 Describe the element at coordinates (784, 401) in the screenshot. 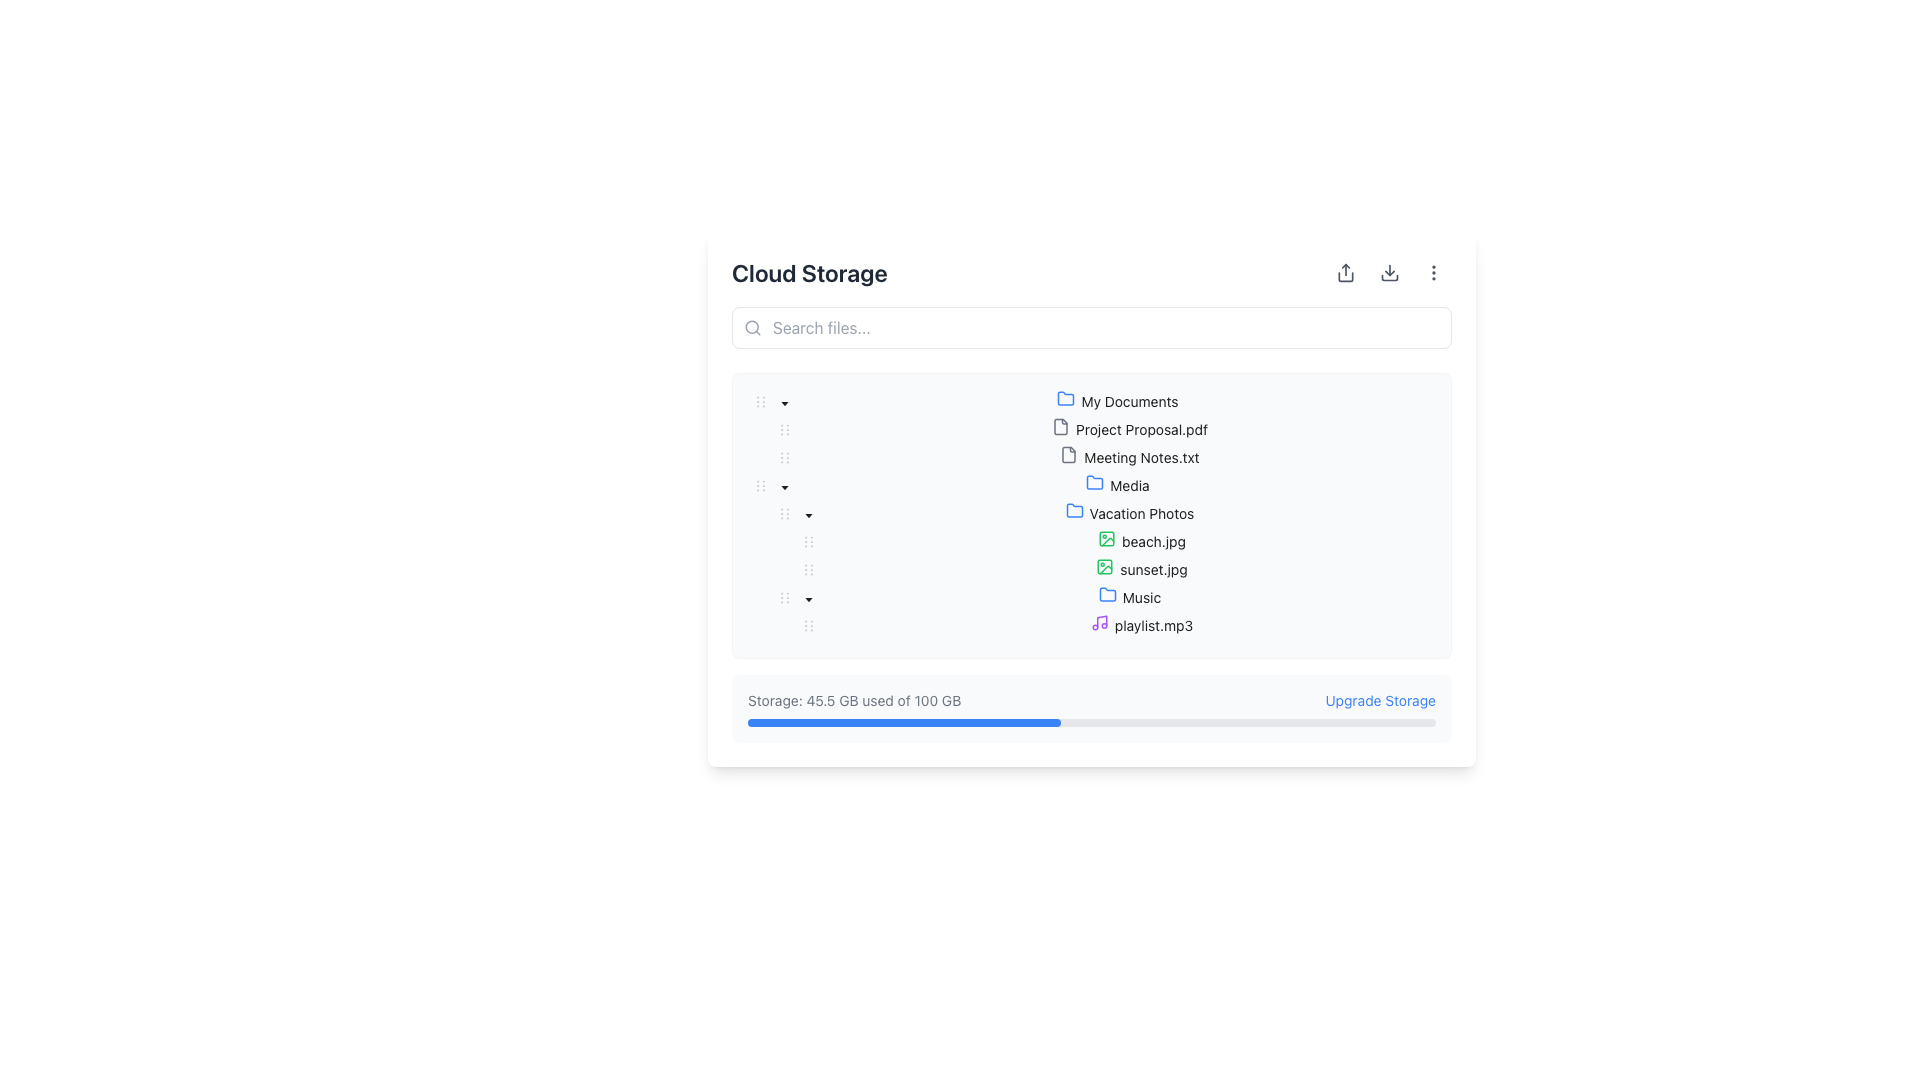

I see `the downward-pointing caret icon used for toggling the 'My Documents' section in the tree-view file explorer` at that location.